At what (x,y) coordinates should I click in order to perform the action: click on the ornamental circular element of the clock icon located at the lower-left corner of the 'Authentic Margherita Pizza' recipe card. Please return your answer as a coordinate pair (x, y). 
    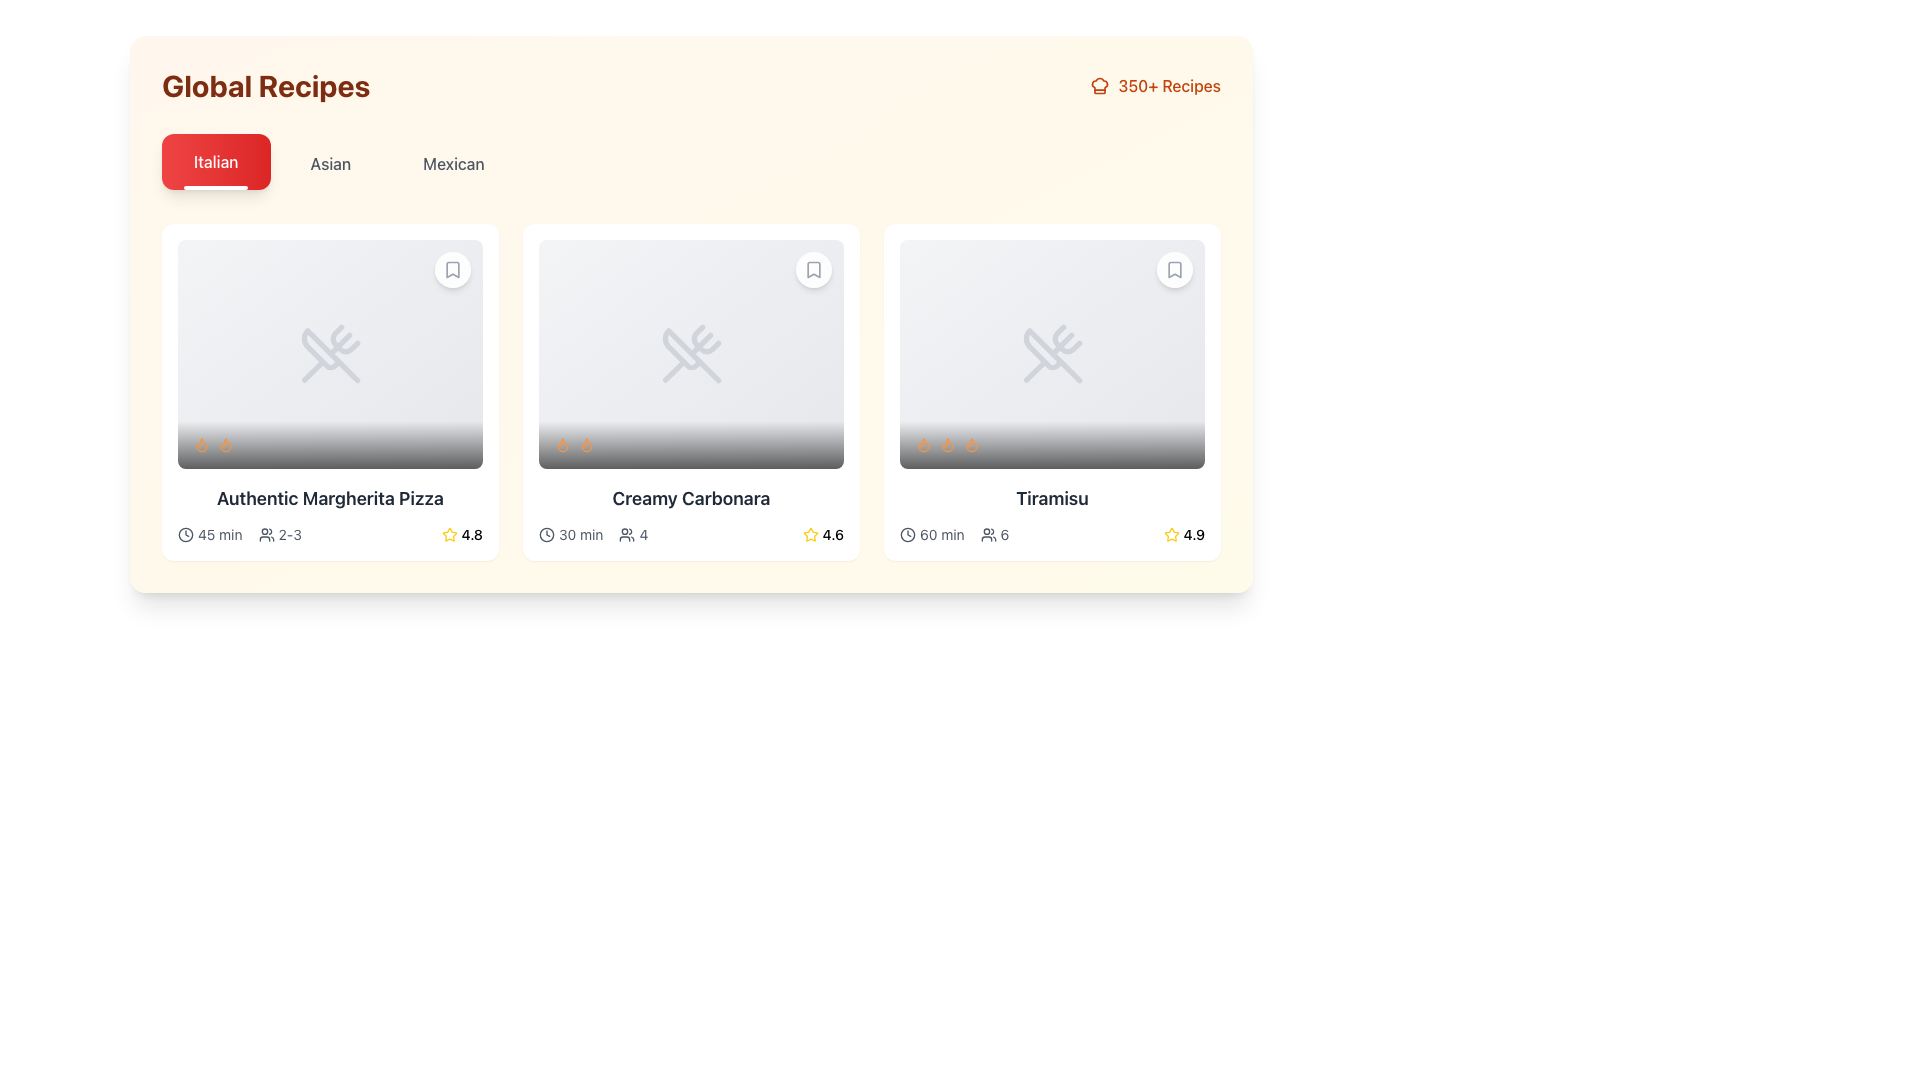
    Looking at the image, I should click on (186, 533).